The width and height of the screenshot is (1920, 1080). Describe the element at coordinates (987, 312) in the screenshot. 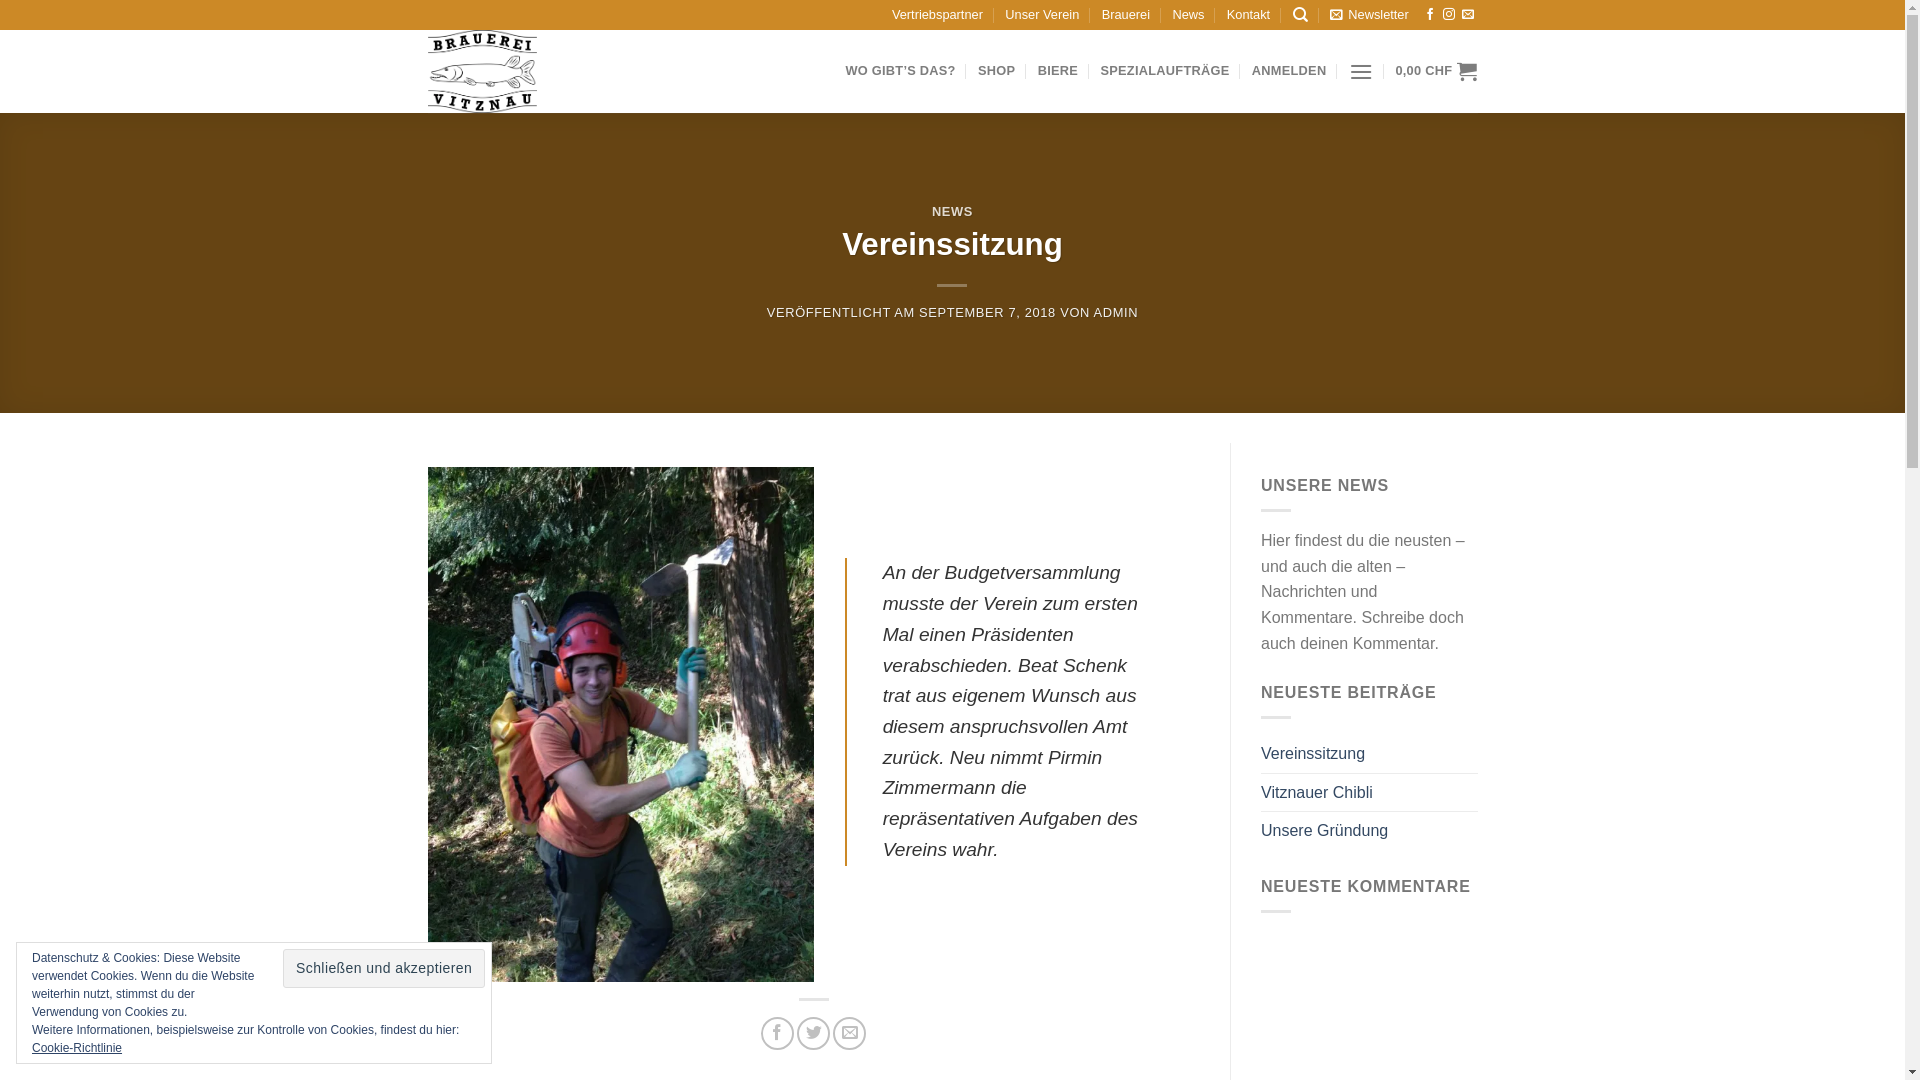

I see `'SEPTEMBER 7, 2018'` at that location.